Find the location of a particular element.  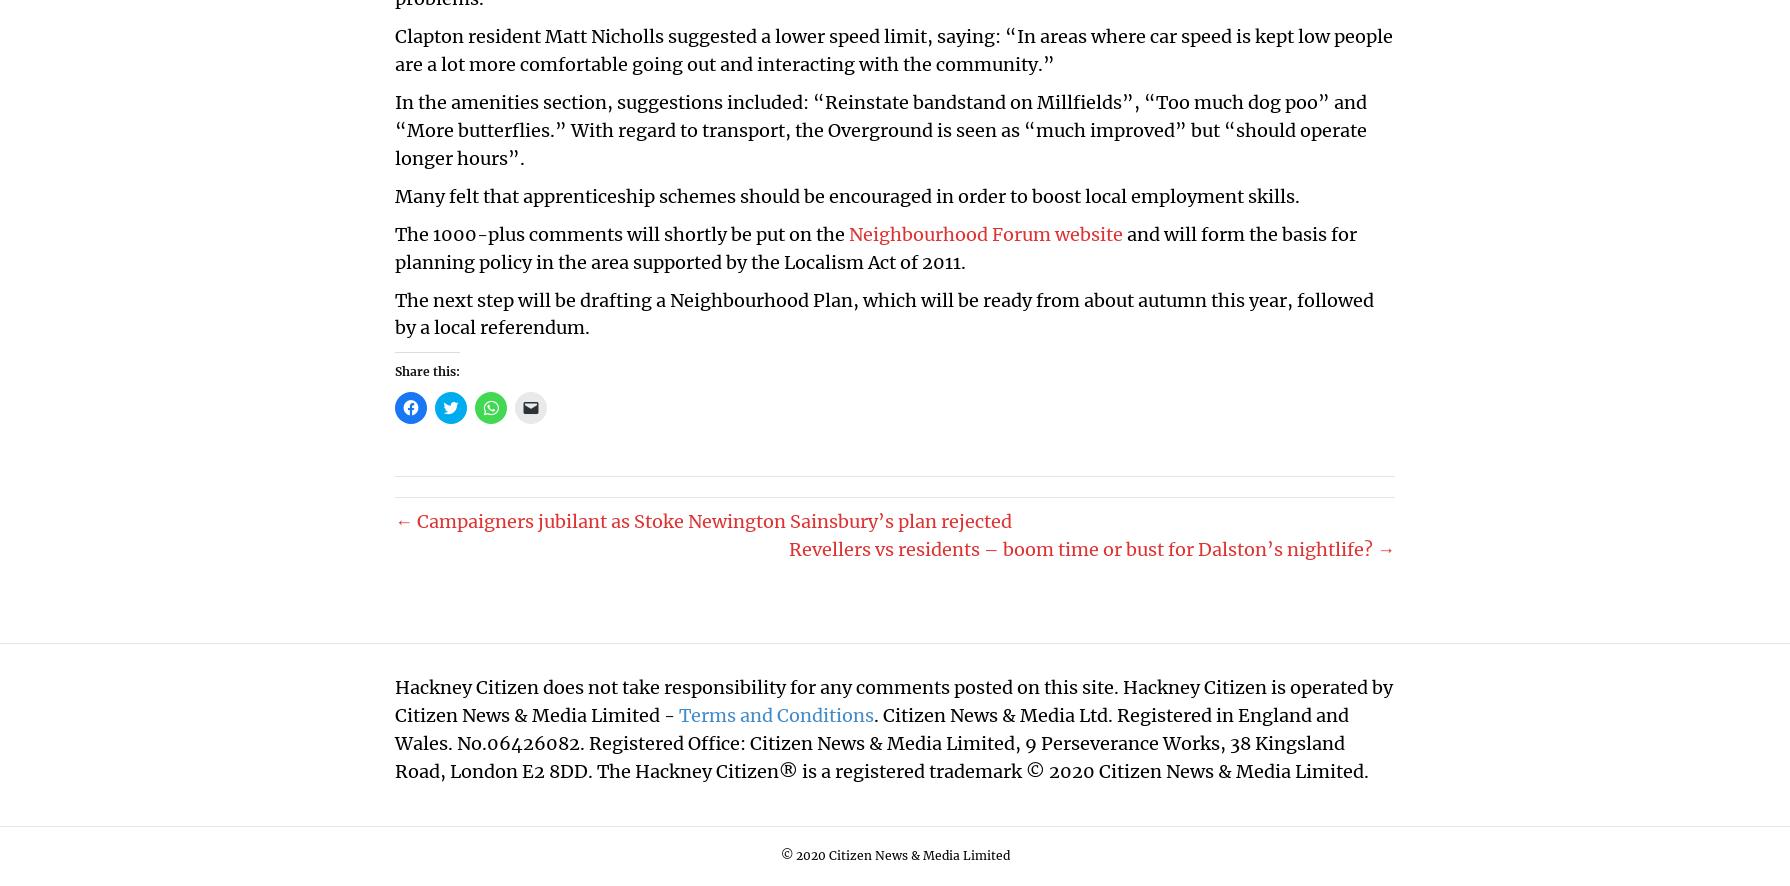

'. Citizen News & Media Ltd. Registered in England and Wales. No.06426082. Registered Office: Citizen News & Media Limited, 9 Perseverance Works, 38 Kingsland Road, London E2 8DD. The Hackney Citizen® is a registered trademark © 2020 Citizen News & Media Limited.' is located at coordinates (880, 743).